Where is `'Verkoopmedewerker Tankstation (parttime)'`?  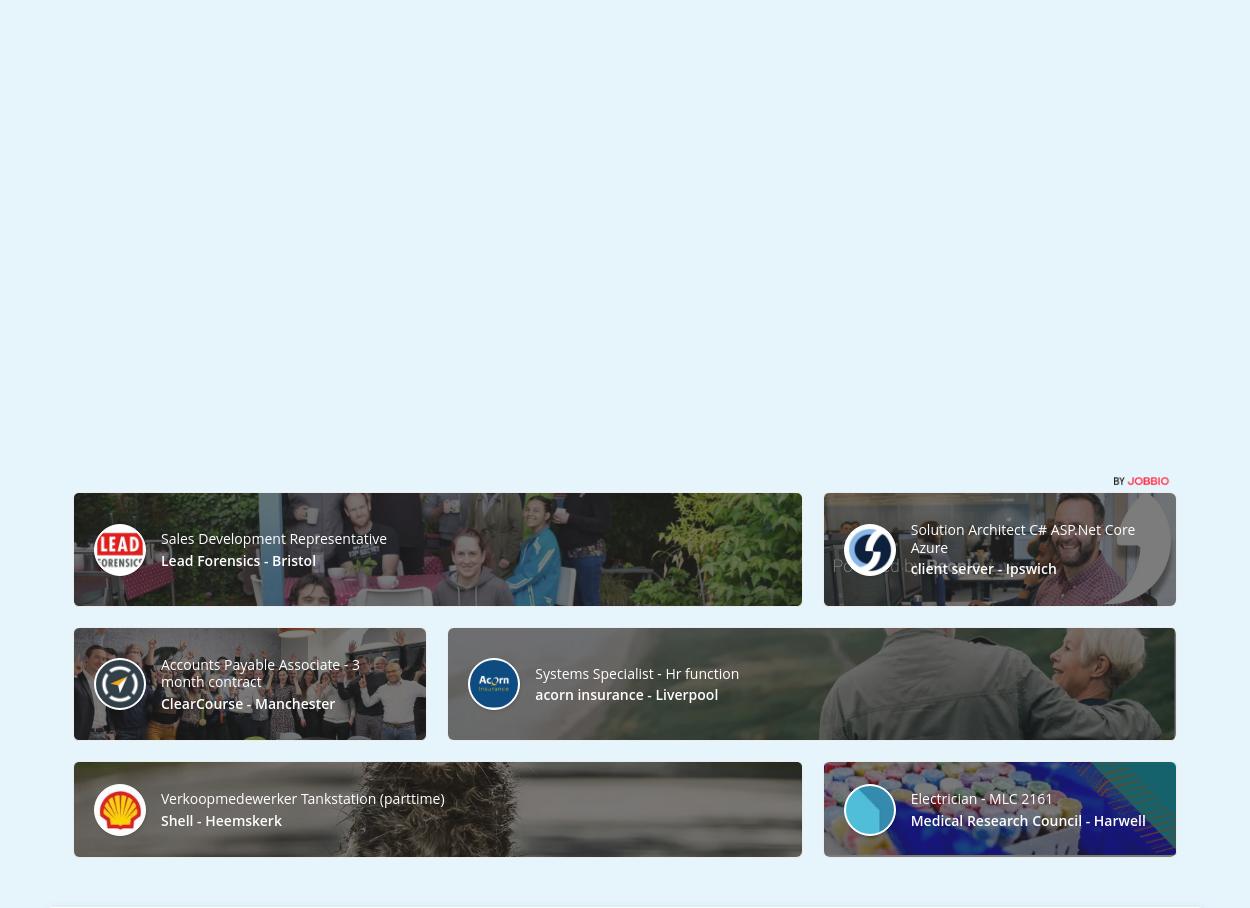
'Verkoopmedewerker Tankstation (parttime)' is located at coordinates (302, 798).